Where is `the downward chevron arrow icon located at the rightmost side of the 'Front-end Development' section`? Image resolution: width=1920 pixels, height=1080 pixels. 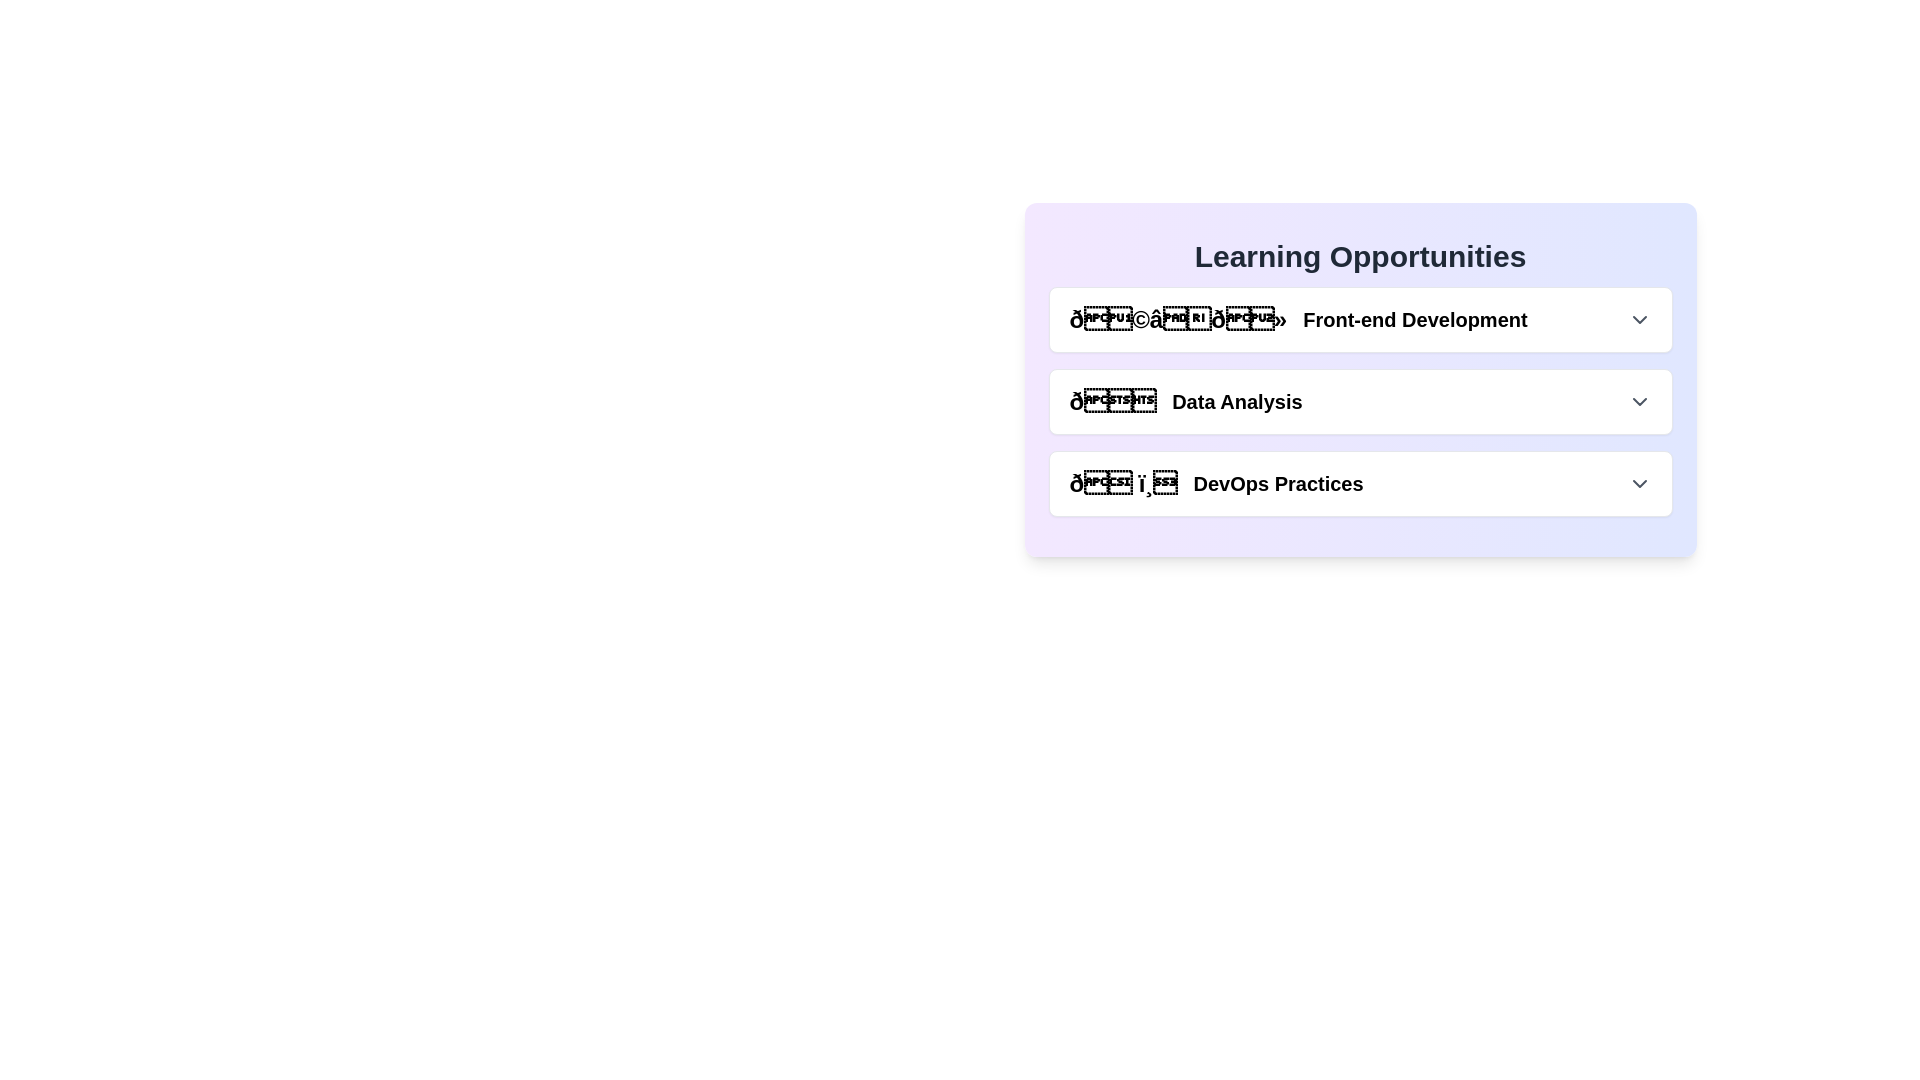 the downward chevron arrow icon located at the rightmost side of the 'Front-end Development' section is located at coordinates (1639, 319).